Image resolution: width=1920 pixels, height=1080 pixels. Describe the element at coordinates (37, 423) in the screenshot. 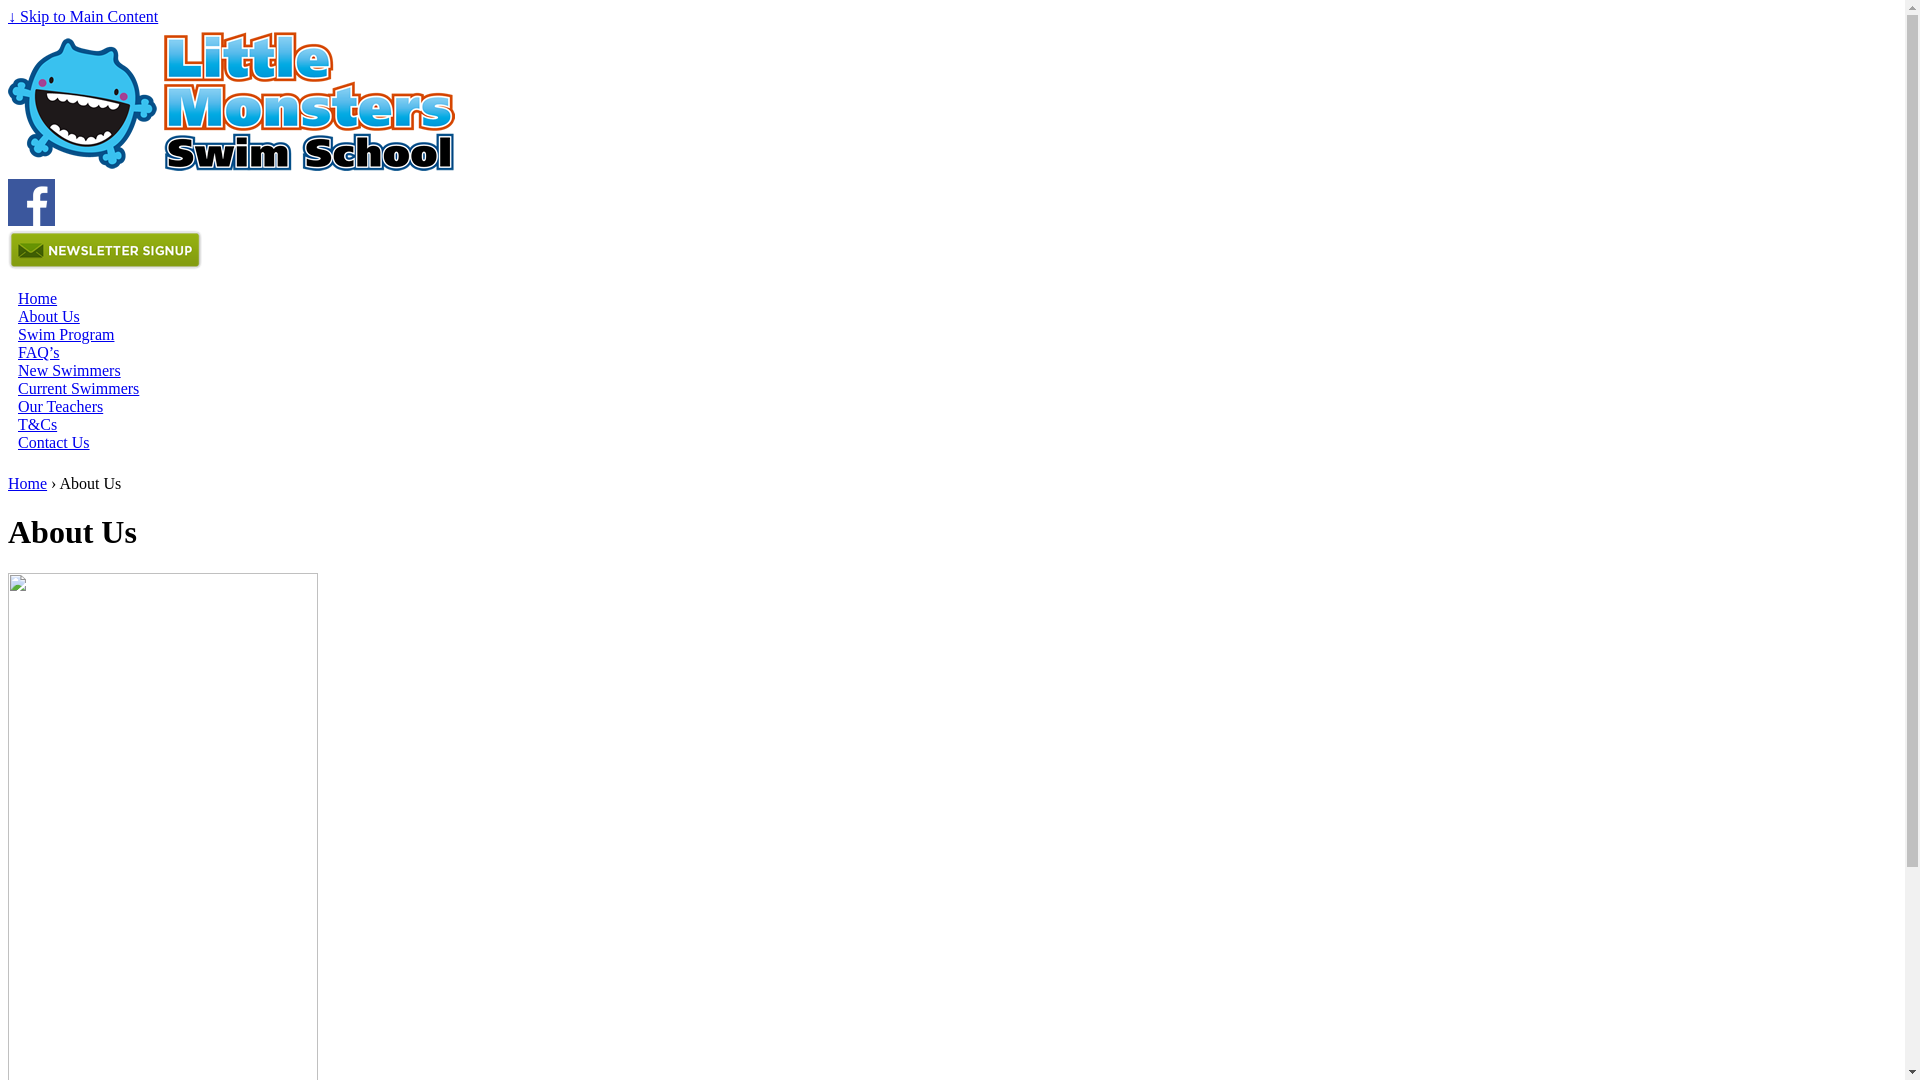

I see `'T&Cs'` at that location.